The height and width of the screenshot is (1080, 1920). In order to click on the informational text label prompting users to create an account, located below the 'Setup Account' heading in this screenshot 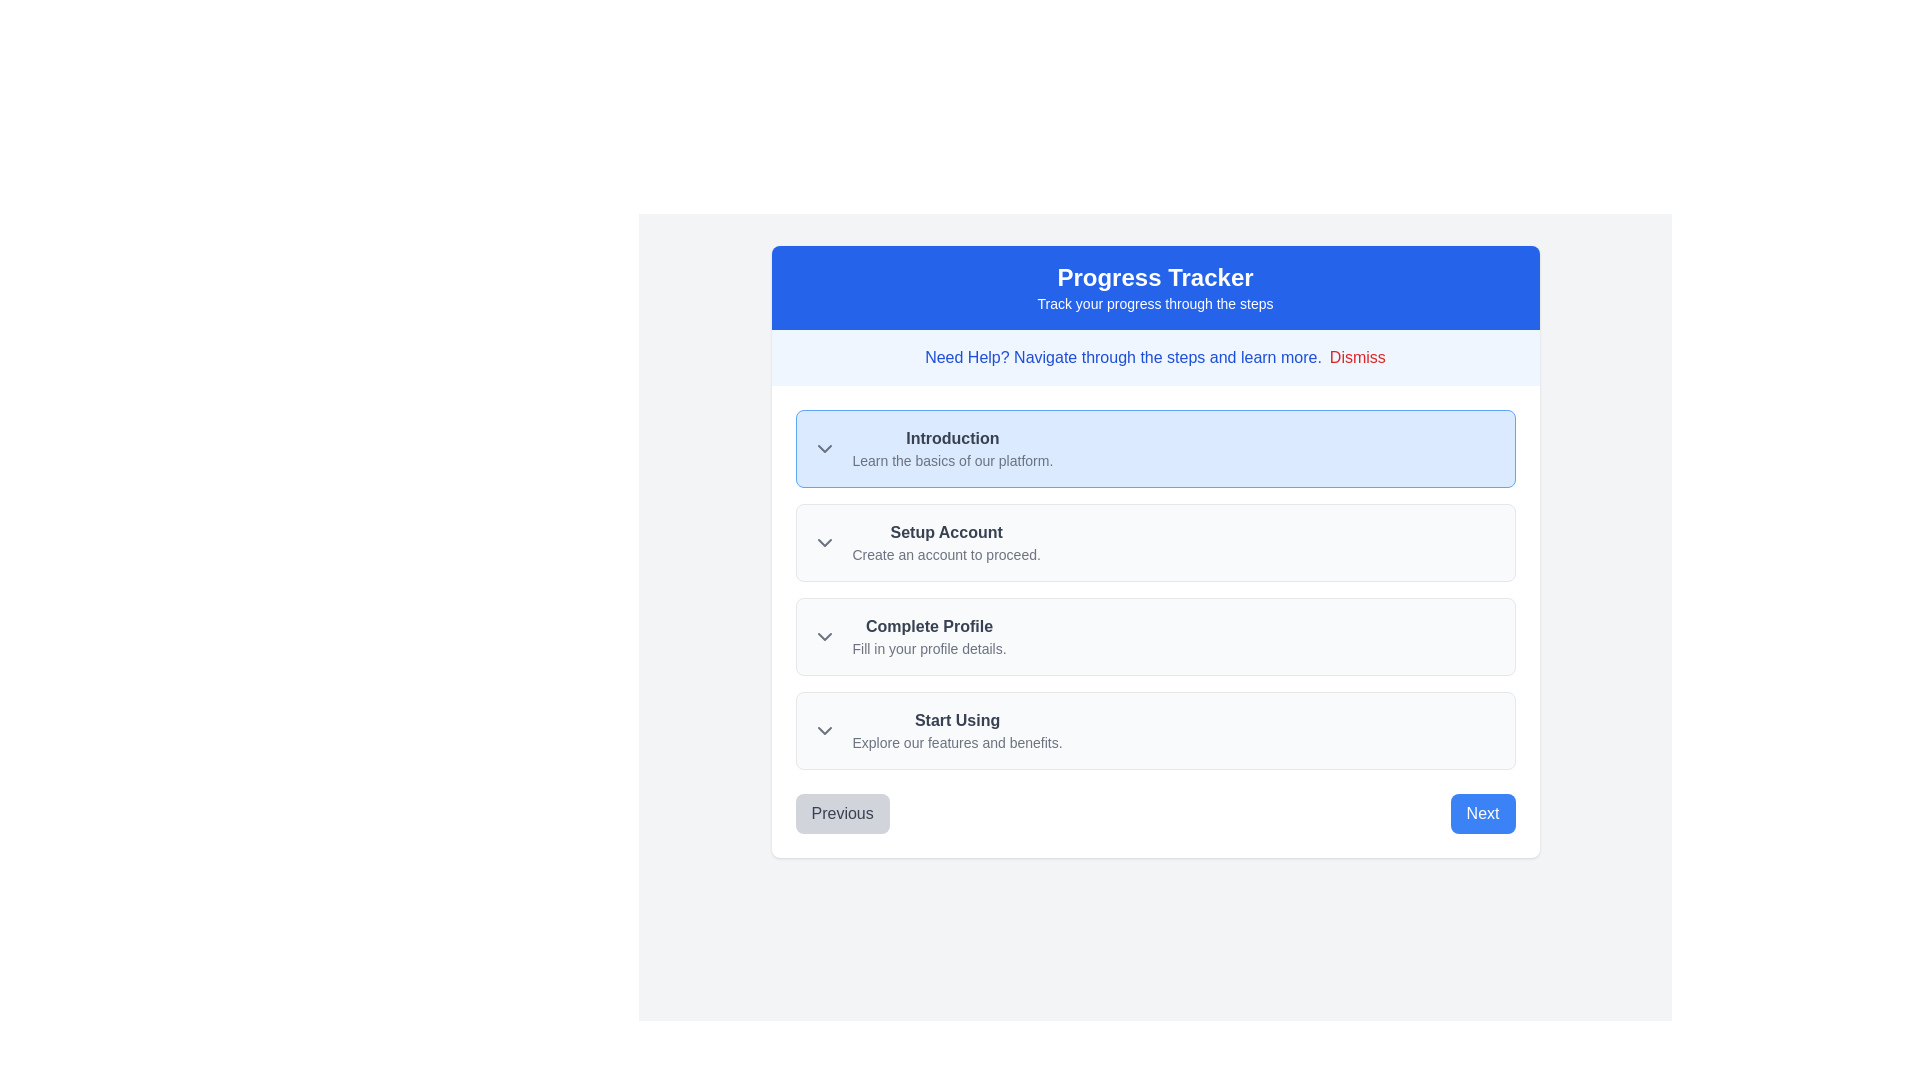, I will do `click(945, 555)`.